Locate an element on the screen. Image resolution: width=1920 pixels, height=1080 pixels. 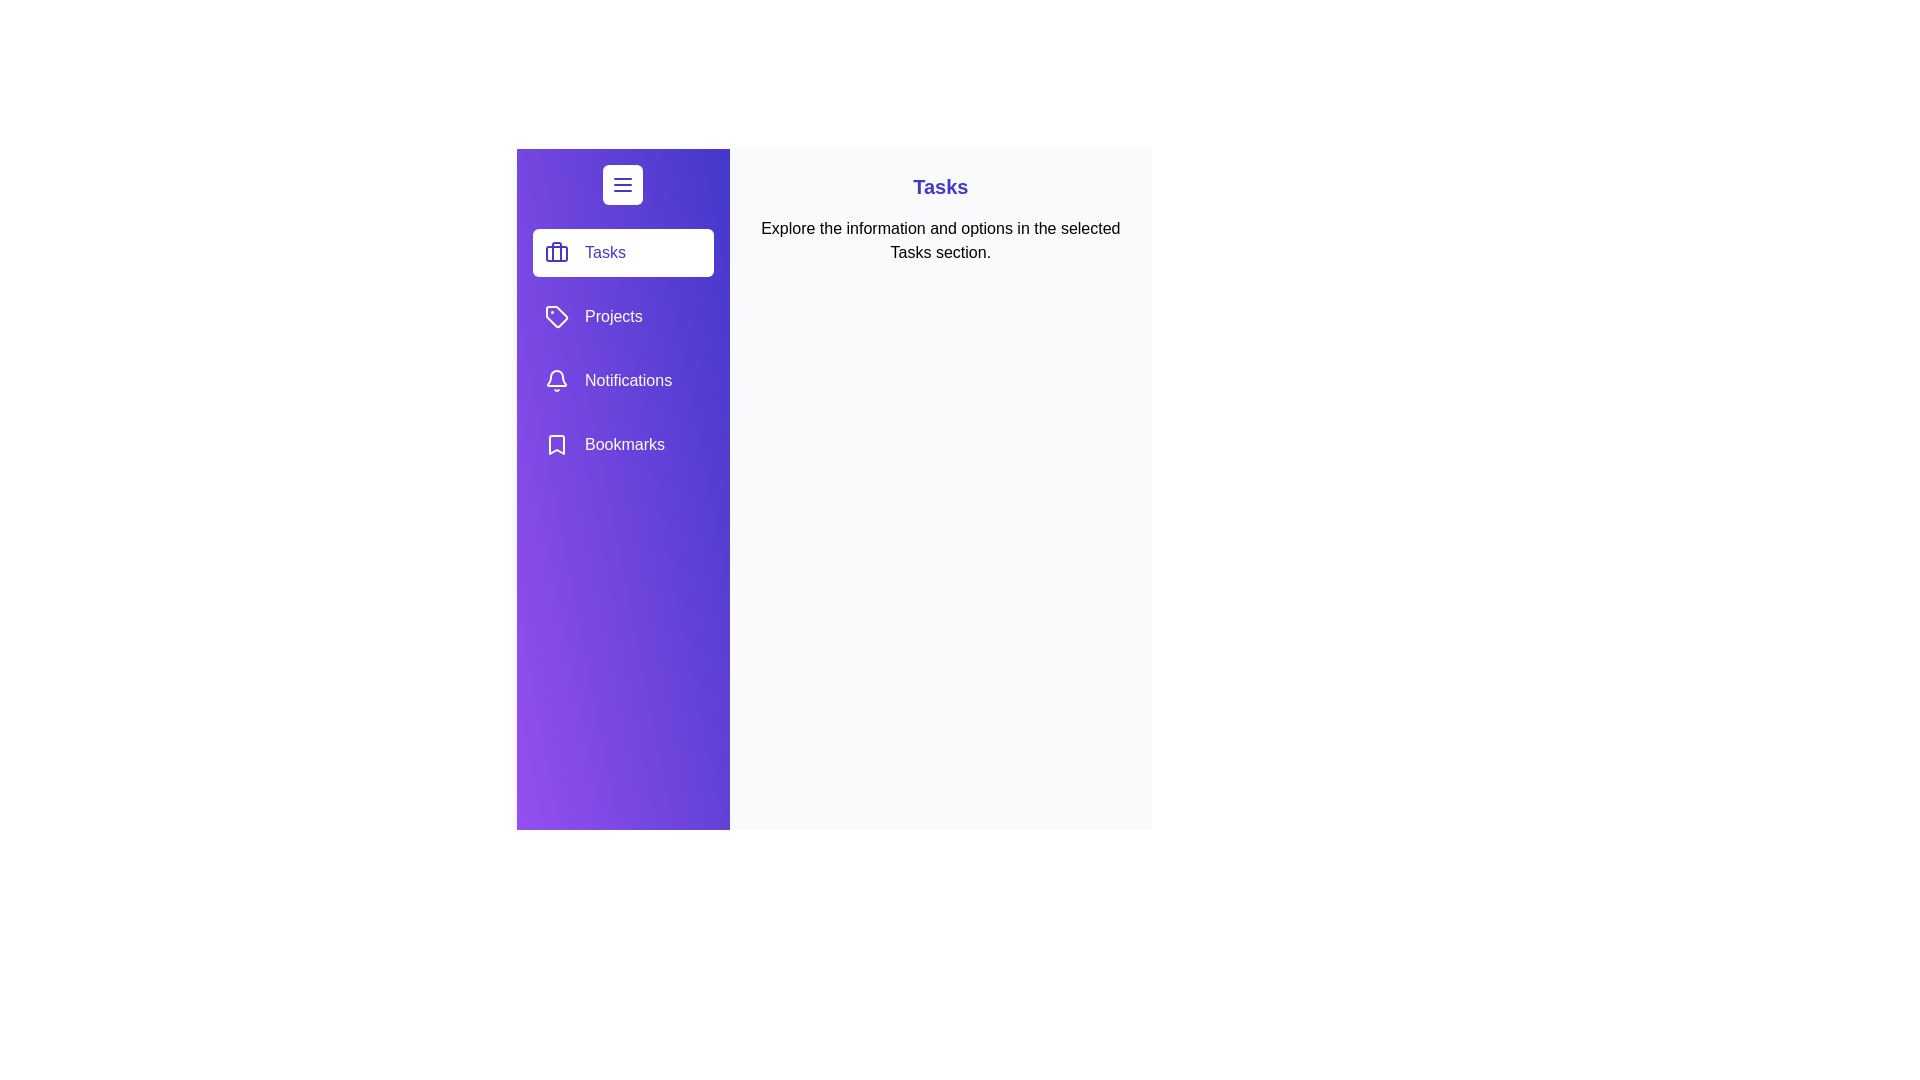
the option Projects from the list is located at coordinates (622, 315).